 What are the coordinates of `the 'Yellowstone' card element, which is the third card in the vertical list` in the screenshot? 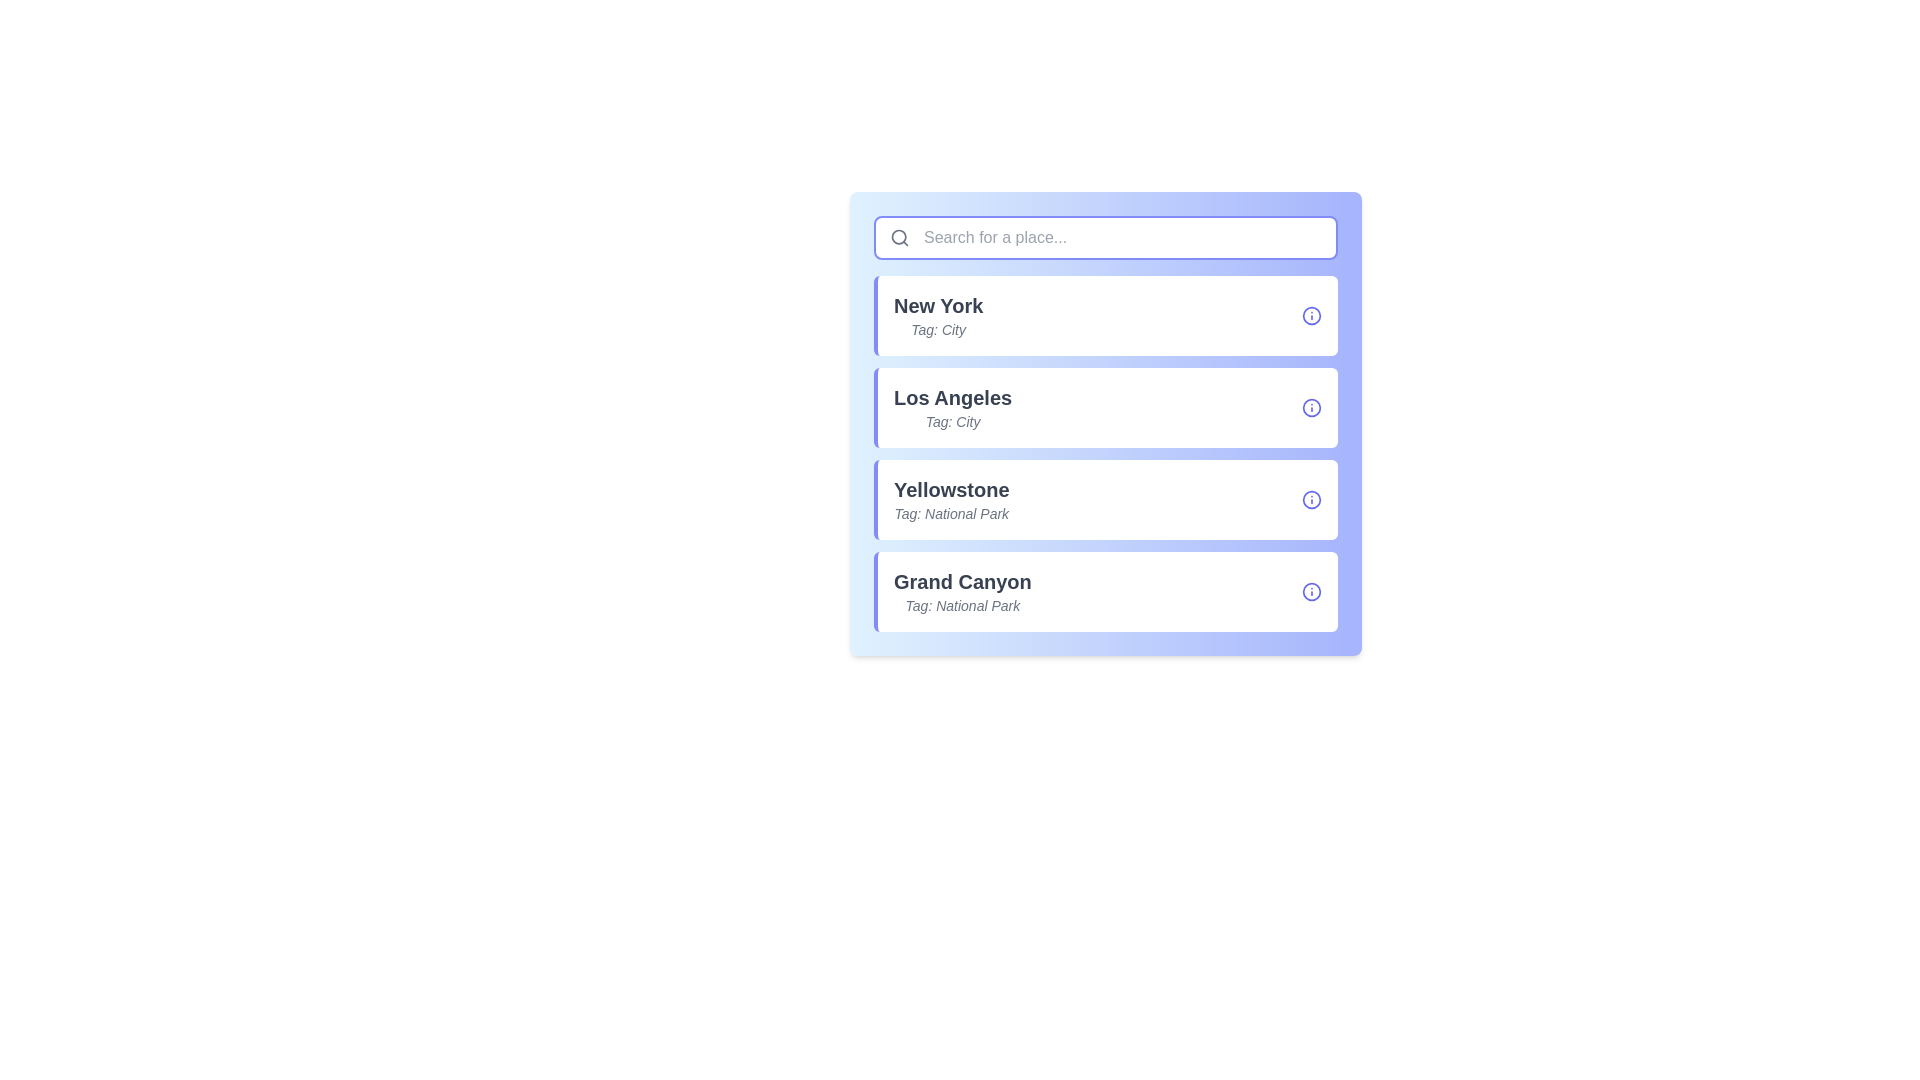 It's located at (1104, 499).